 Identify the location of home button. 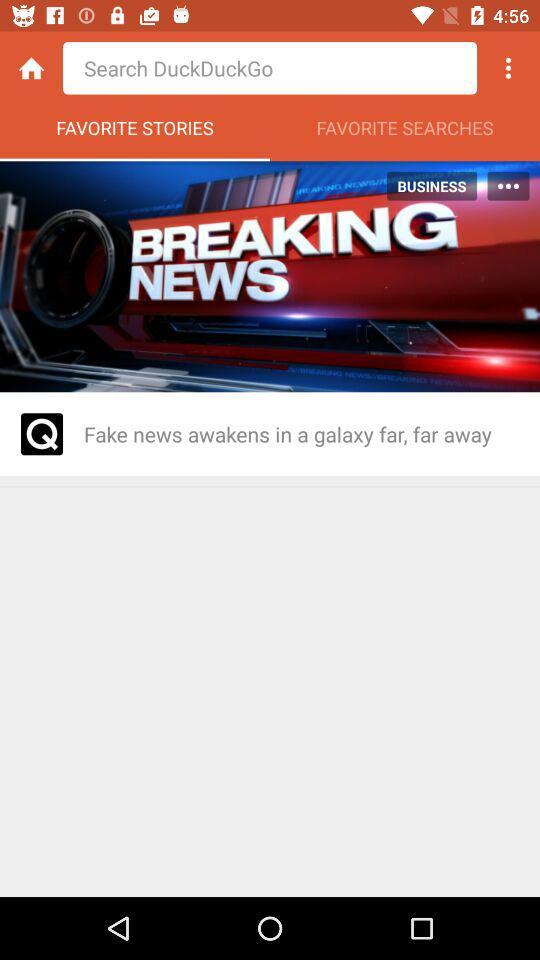
(30, 68).